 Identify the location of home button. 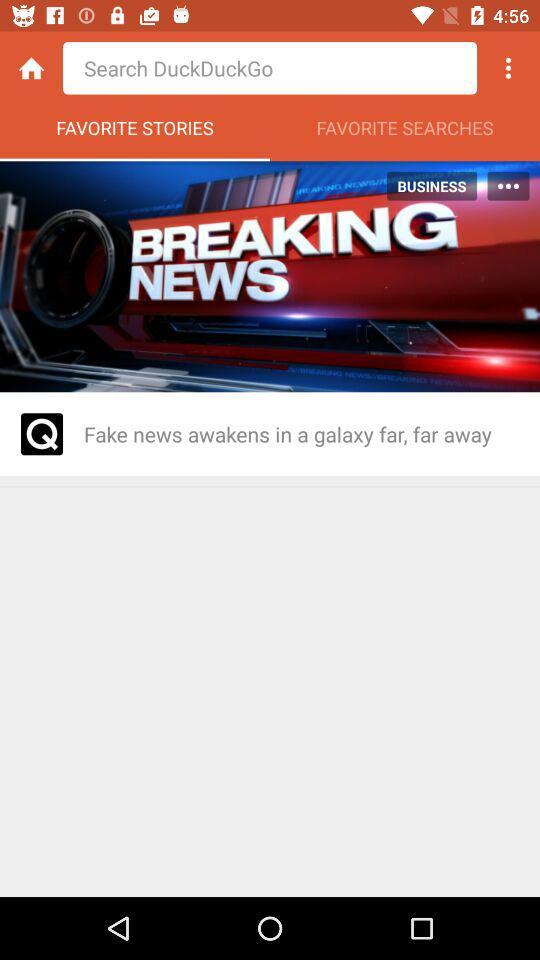
(30, 68).